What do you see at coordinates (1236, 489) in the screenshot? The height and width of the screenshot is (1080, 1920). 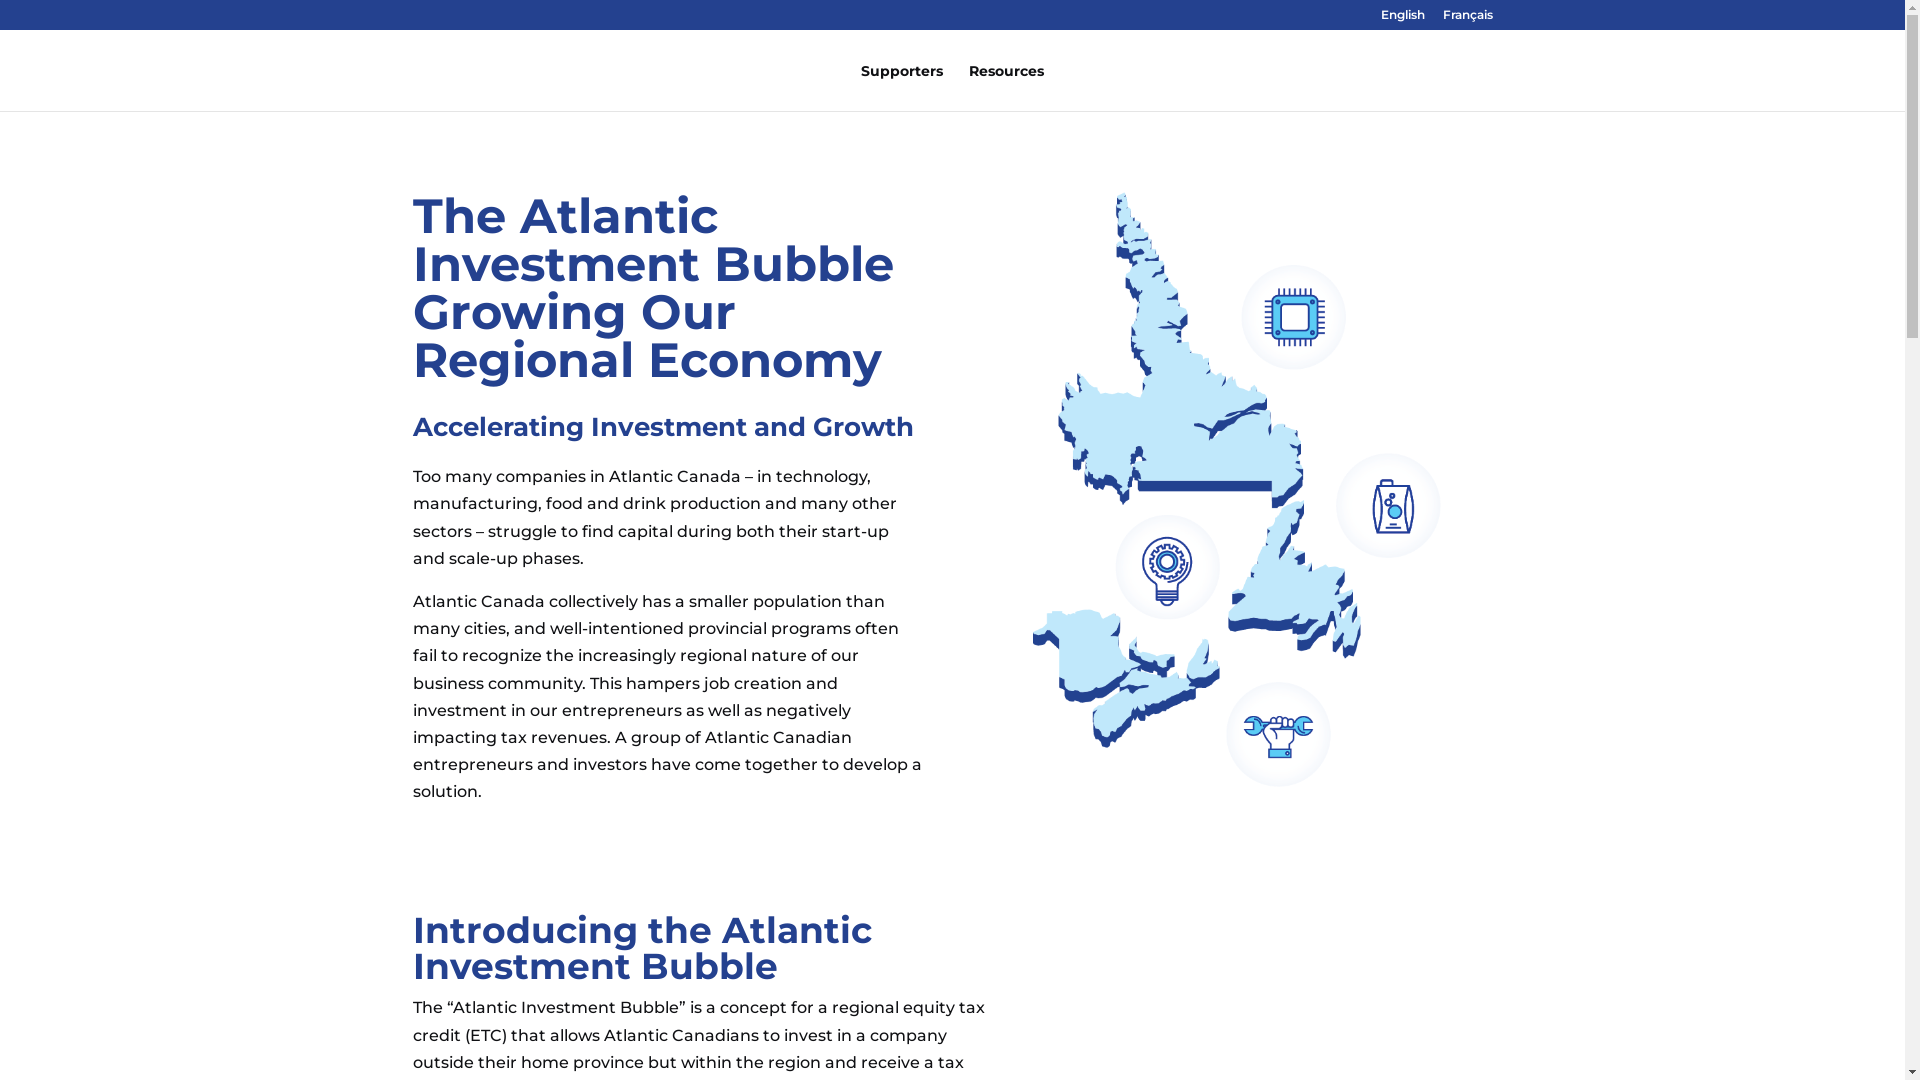 I see `'atlantic region map'` at bounding box center [1236, 489].